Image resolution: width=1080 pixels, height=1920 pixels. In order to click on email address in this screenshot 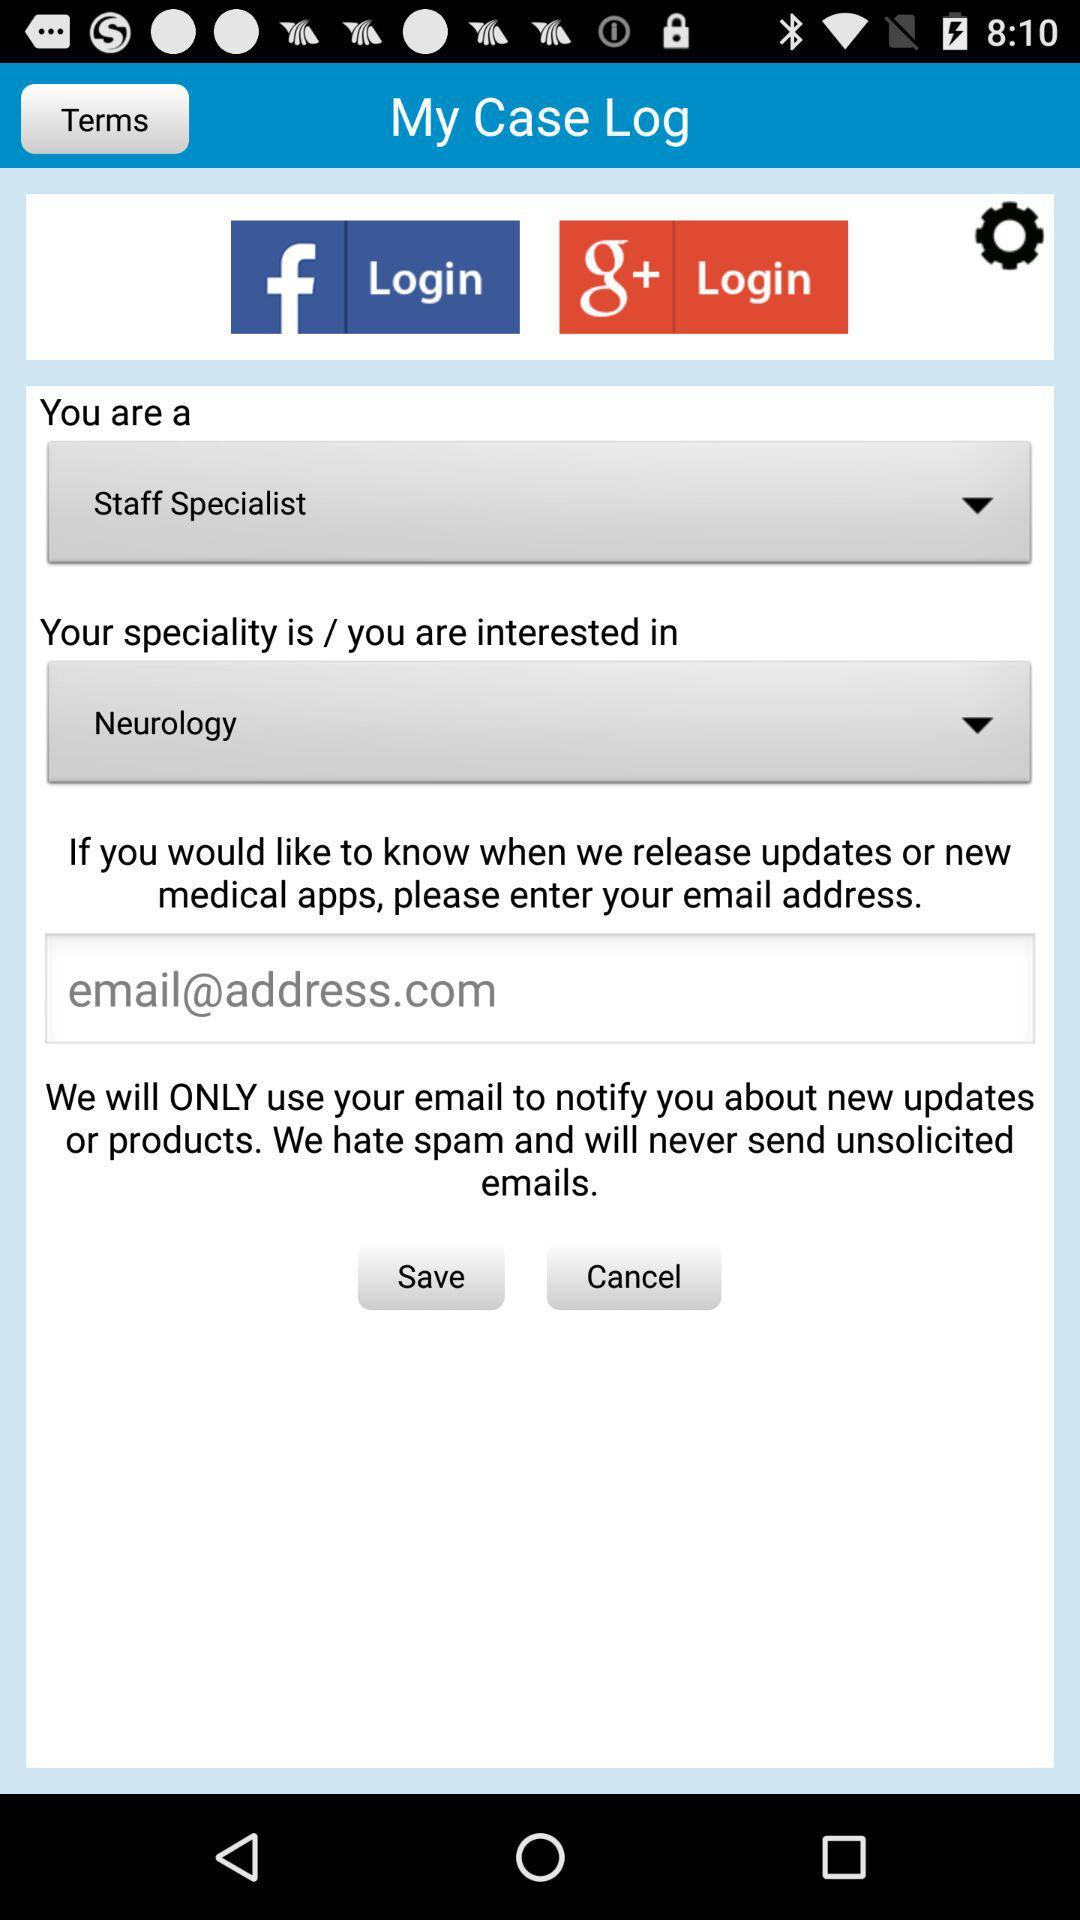, I will do `click(540, 994)`.